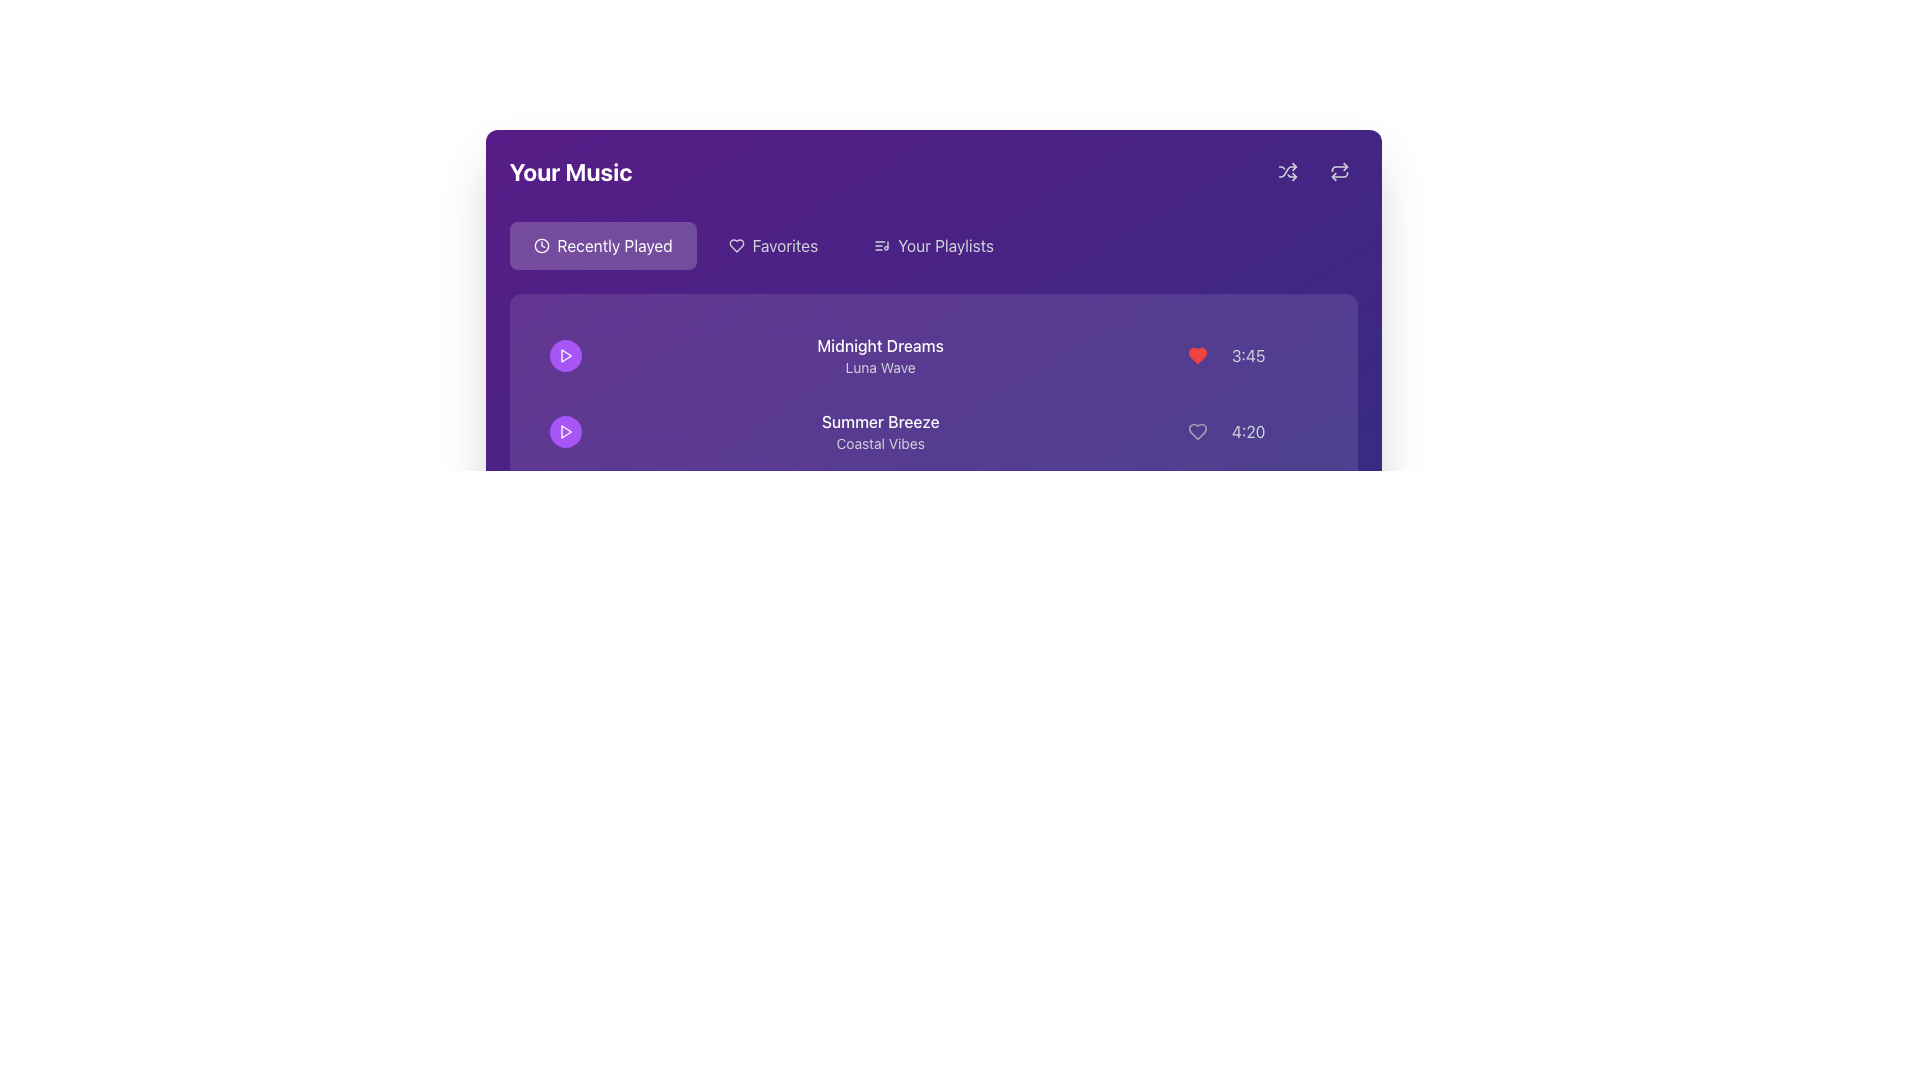  I want to click on the 'Recently Played' button, which is a rectangular button with a rounded border featuring a white clock icon and white text, so click(602, 245).